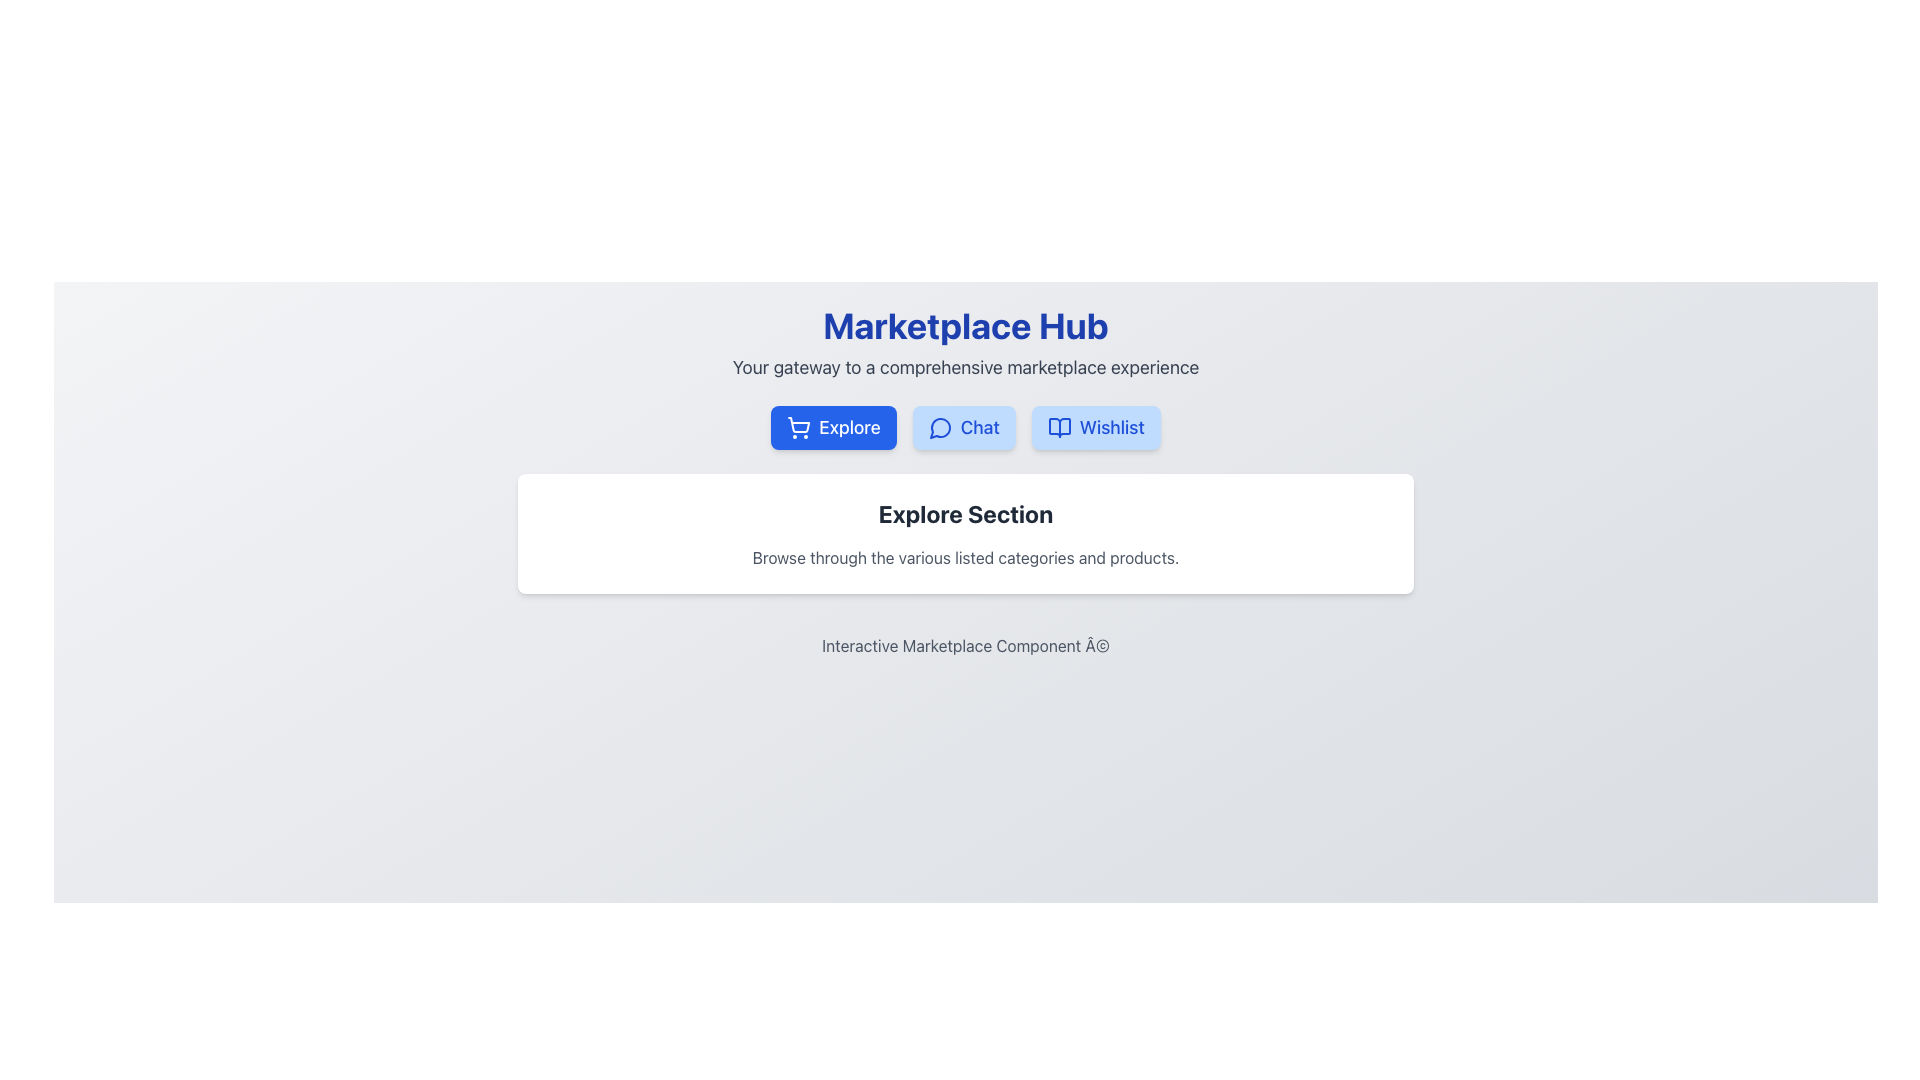  Describe the element at coordinates (939, 427) in the screenshot. I see `the circular speech bubble icon located within the blue 'Chat' button at the center top portion of the interface` at that location.